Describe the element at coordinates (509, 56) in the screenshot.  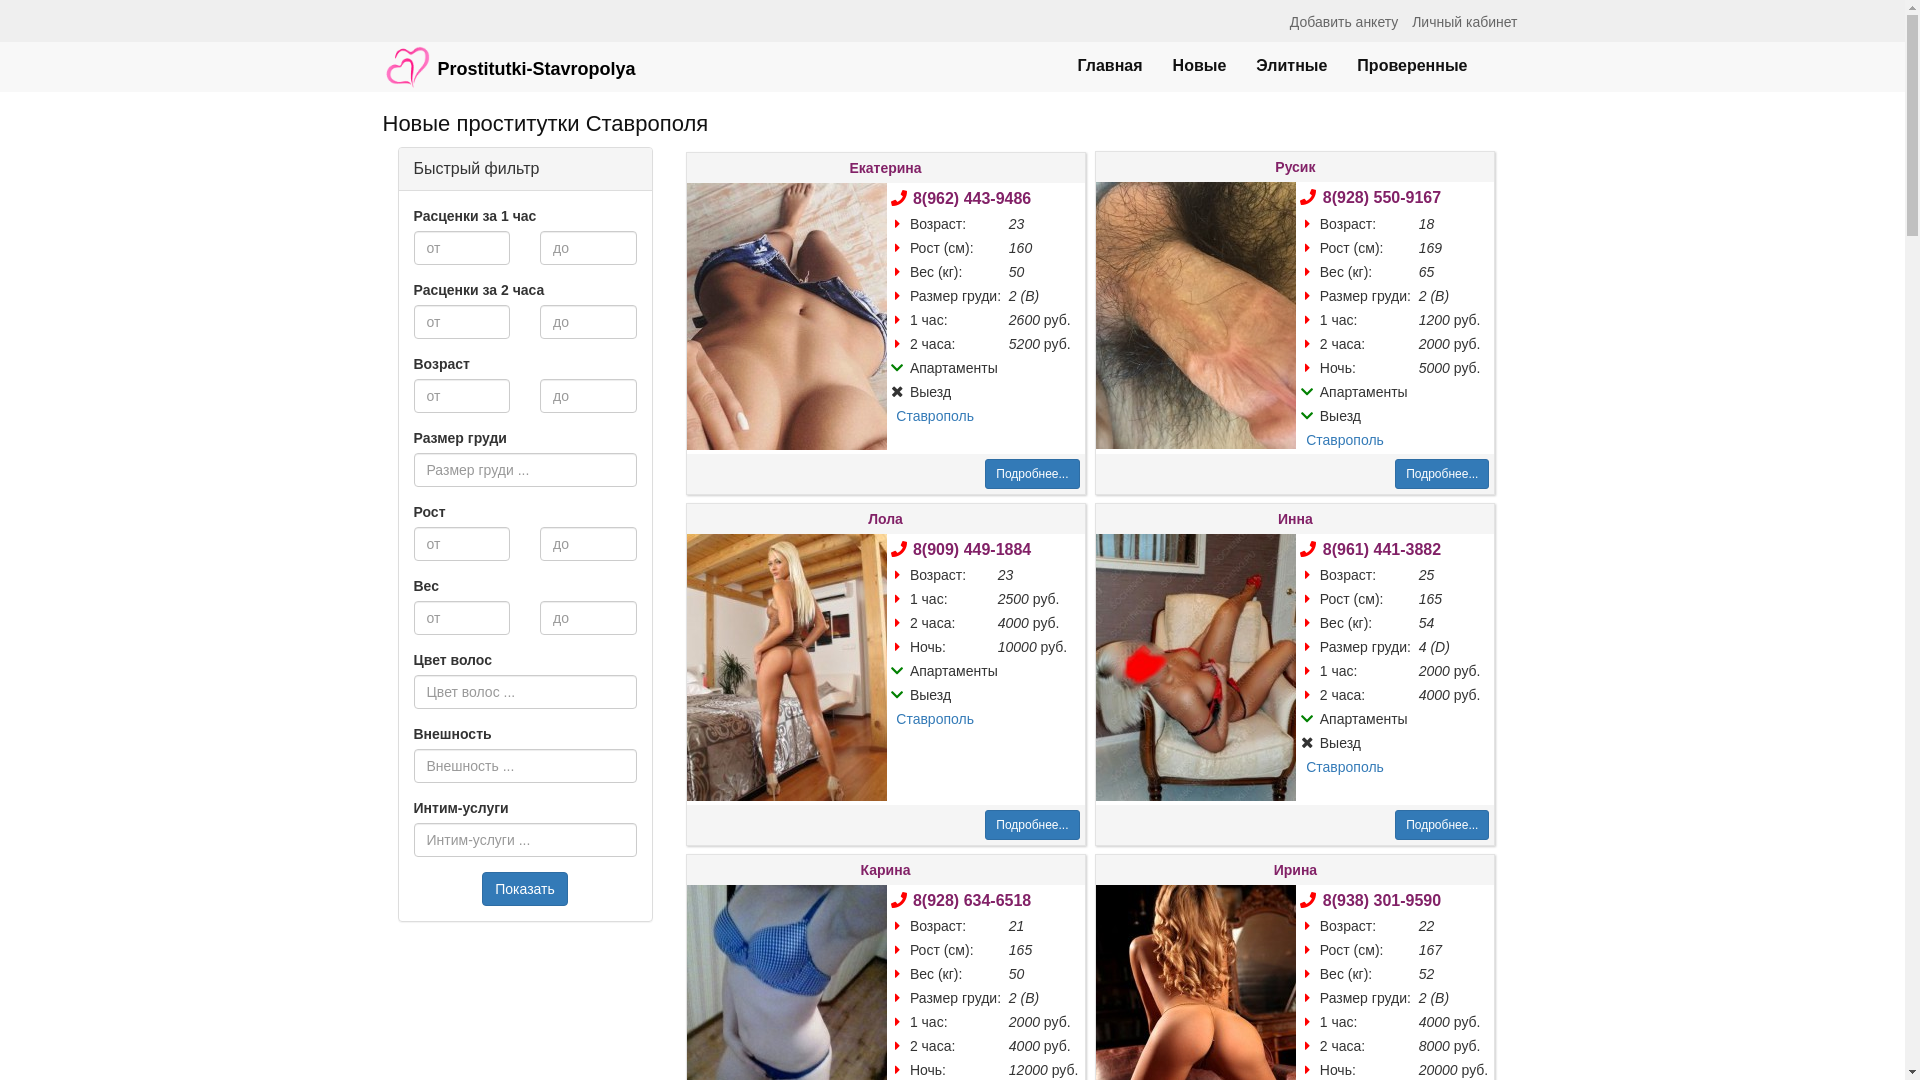
I see `'Prostitutki-Stavropolya'` at that location.